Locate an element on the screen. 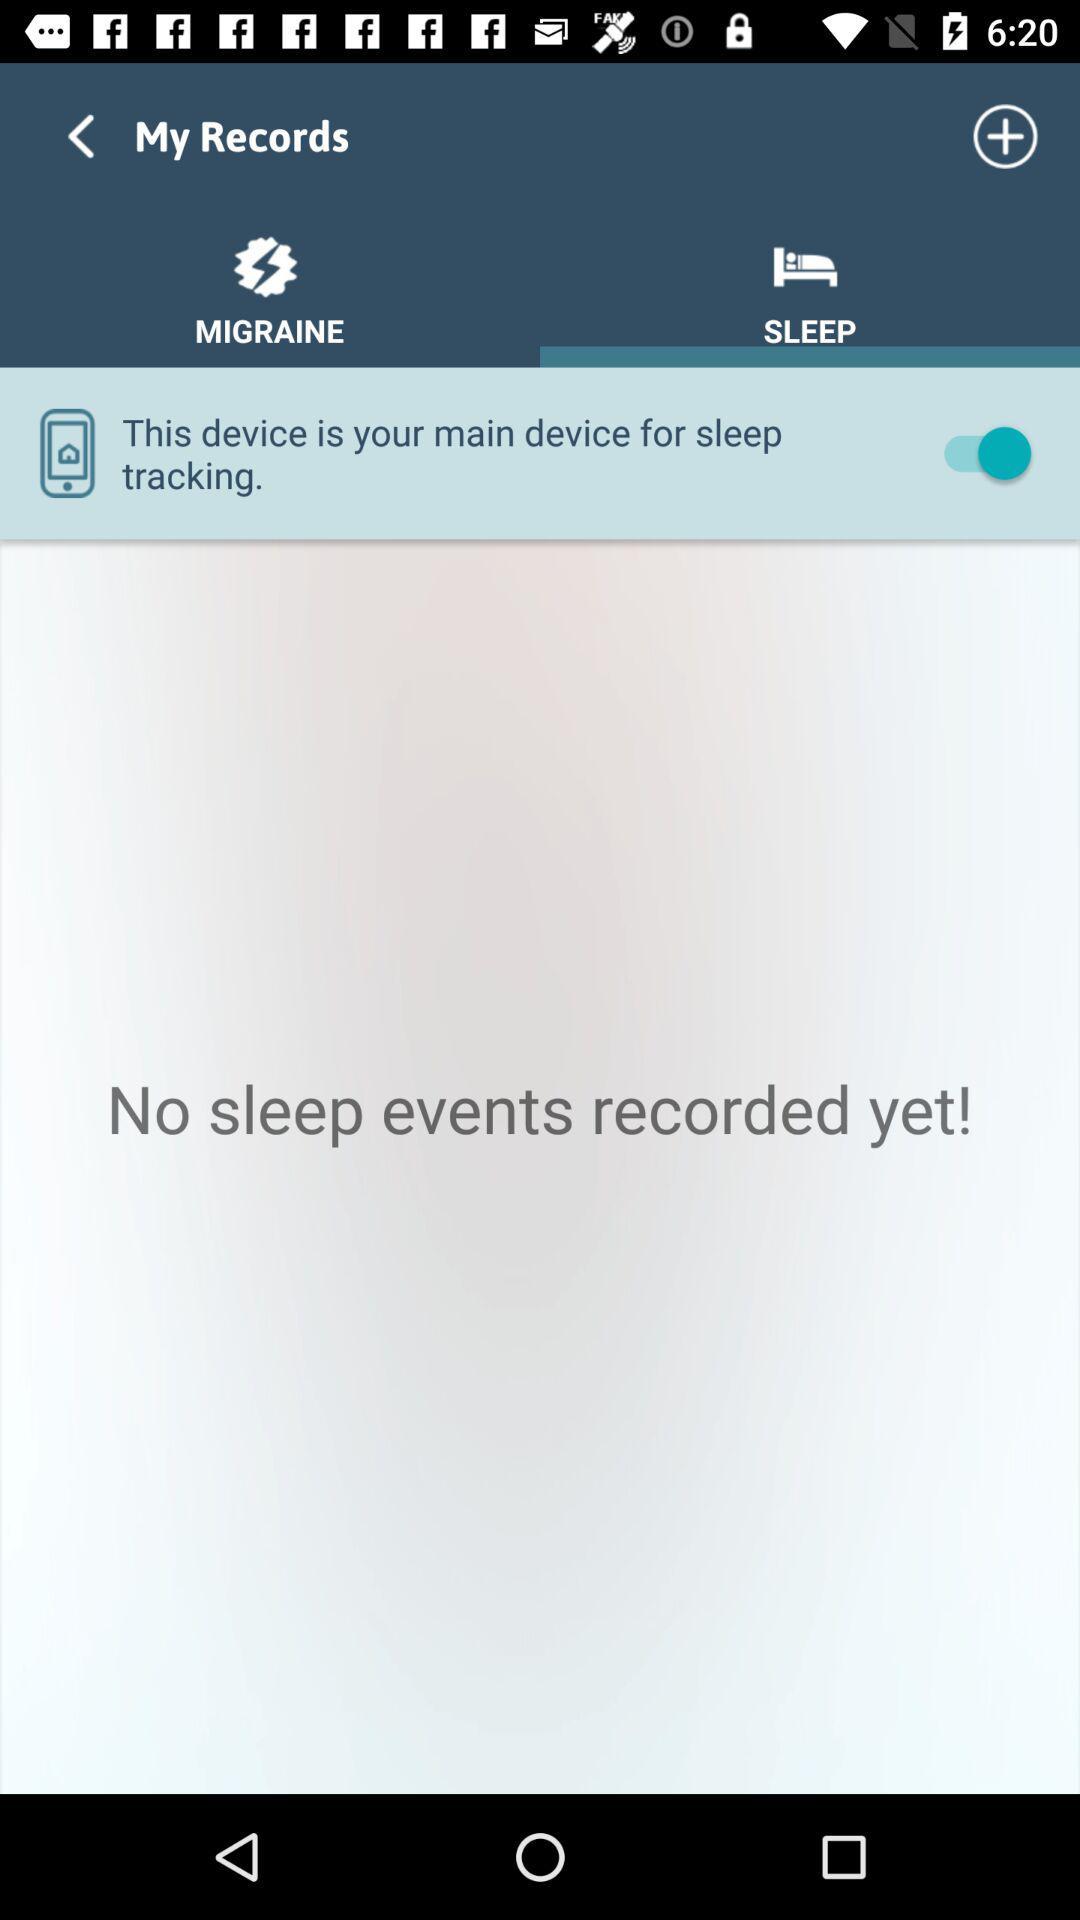 This screenshot has height=1920, width=1080. icon at the center is located at coordinates (540, 1166).